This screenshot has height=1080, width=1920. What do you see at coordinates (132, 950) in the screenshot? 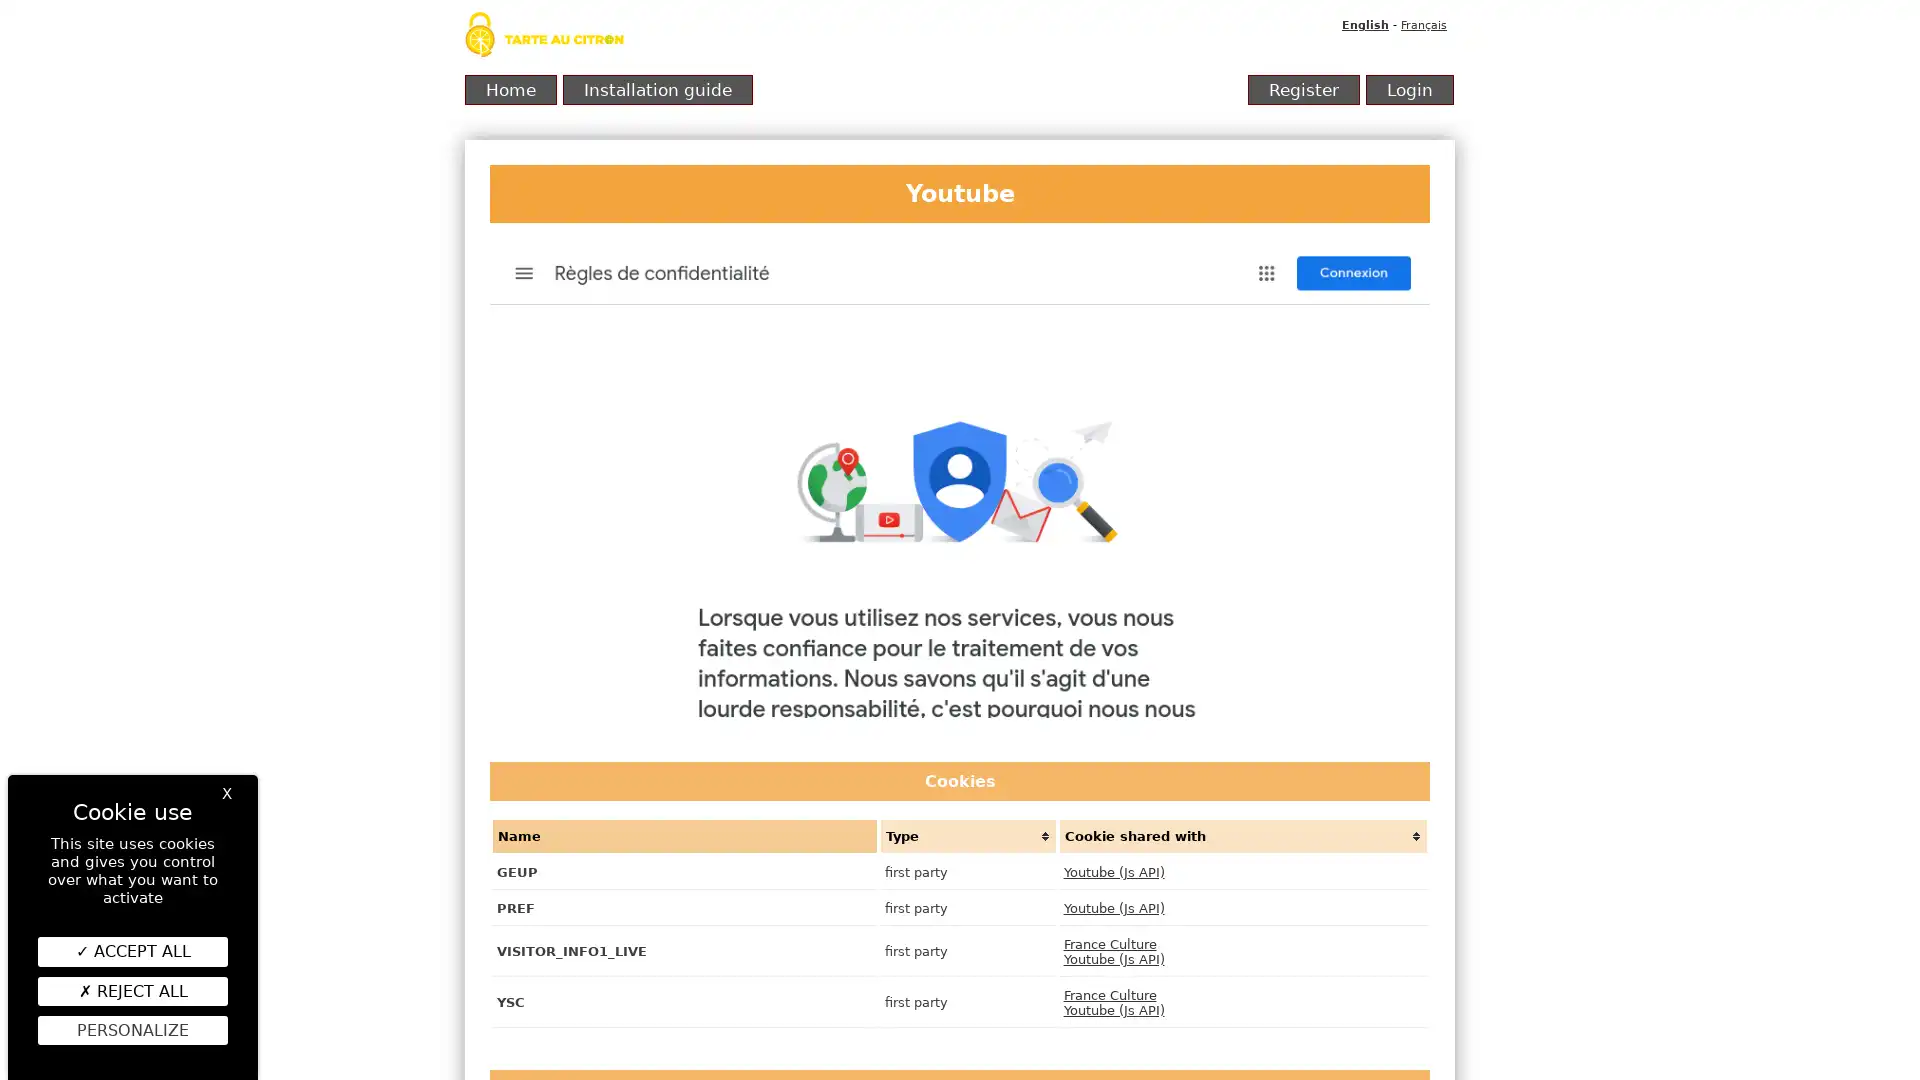
I see `ACCEPT ALL` at bounding box center [132, 950].